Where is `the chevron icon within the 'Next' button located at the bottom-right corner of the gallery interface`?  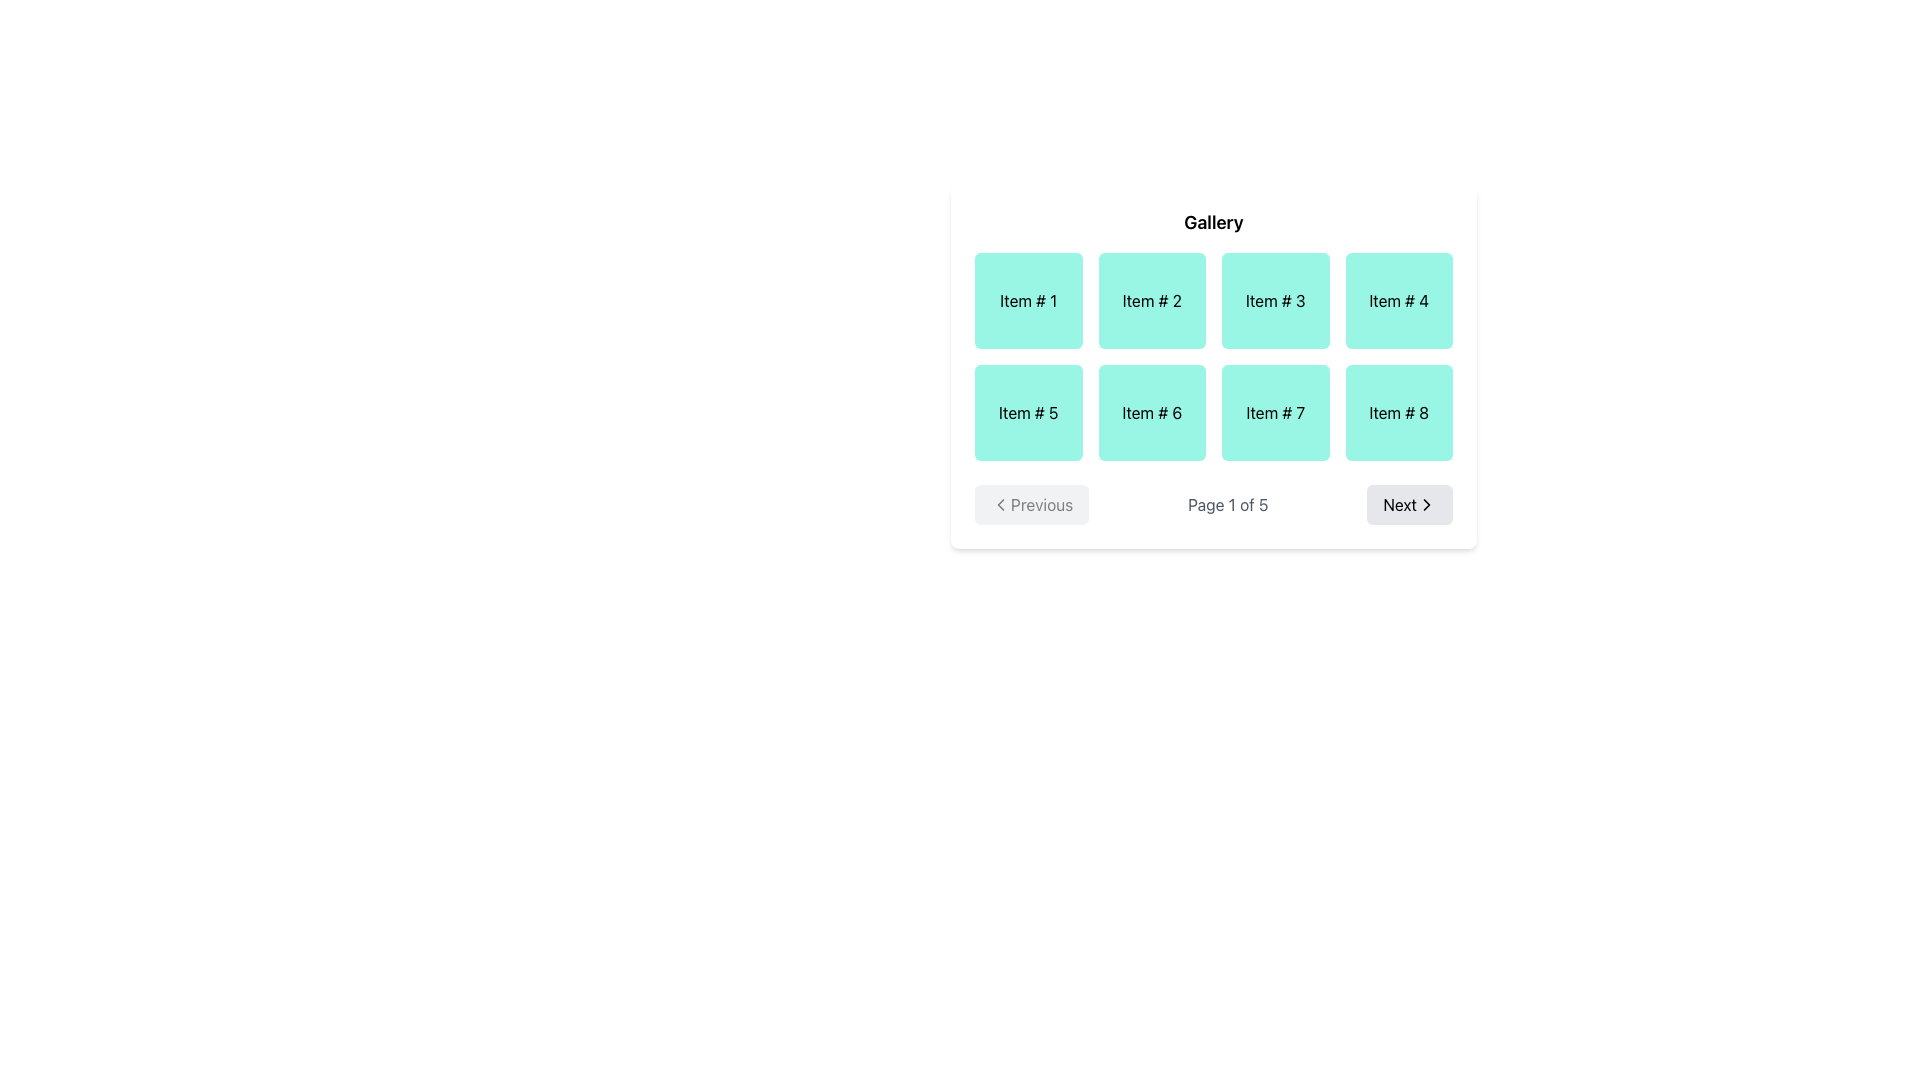 the chevron icon within the 'Next' button located at the bottom-right corner of the gallery interface is located at coordinates (1425, 504).